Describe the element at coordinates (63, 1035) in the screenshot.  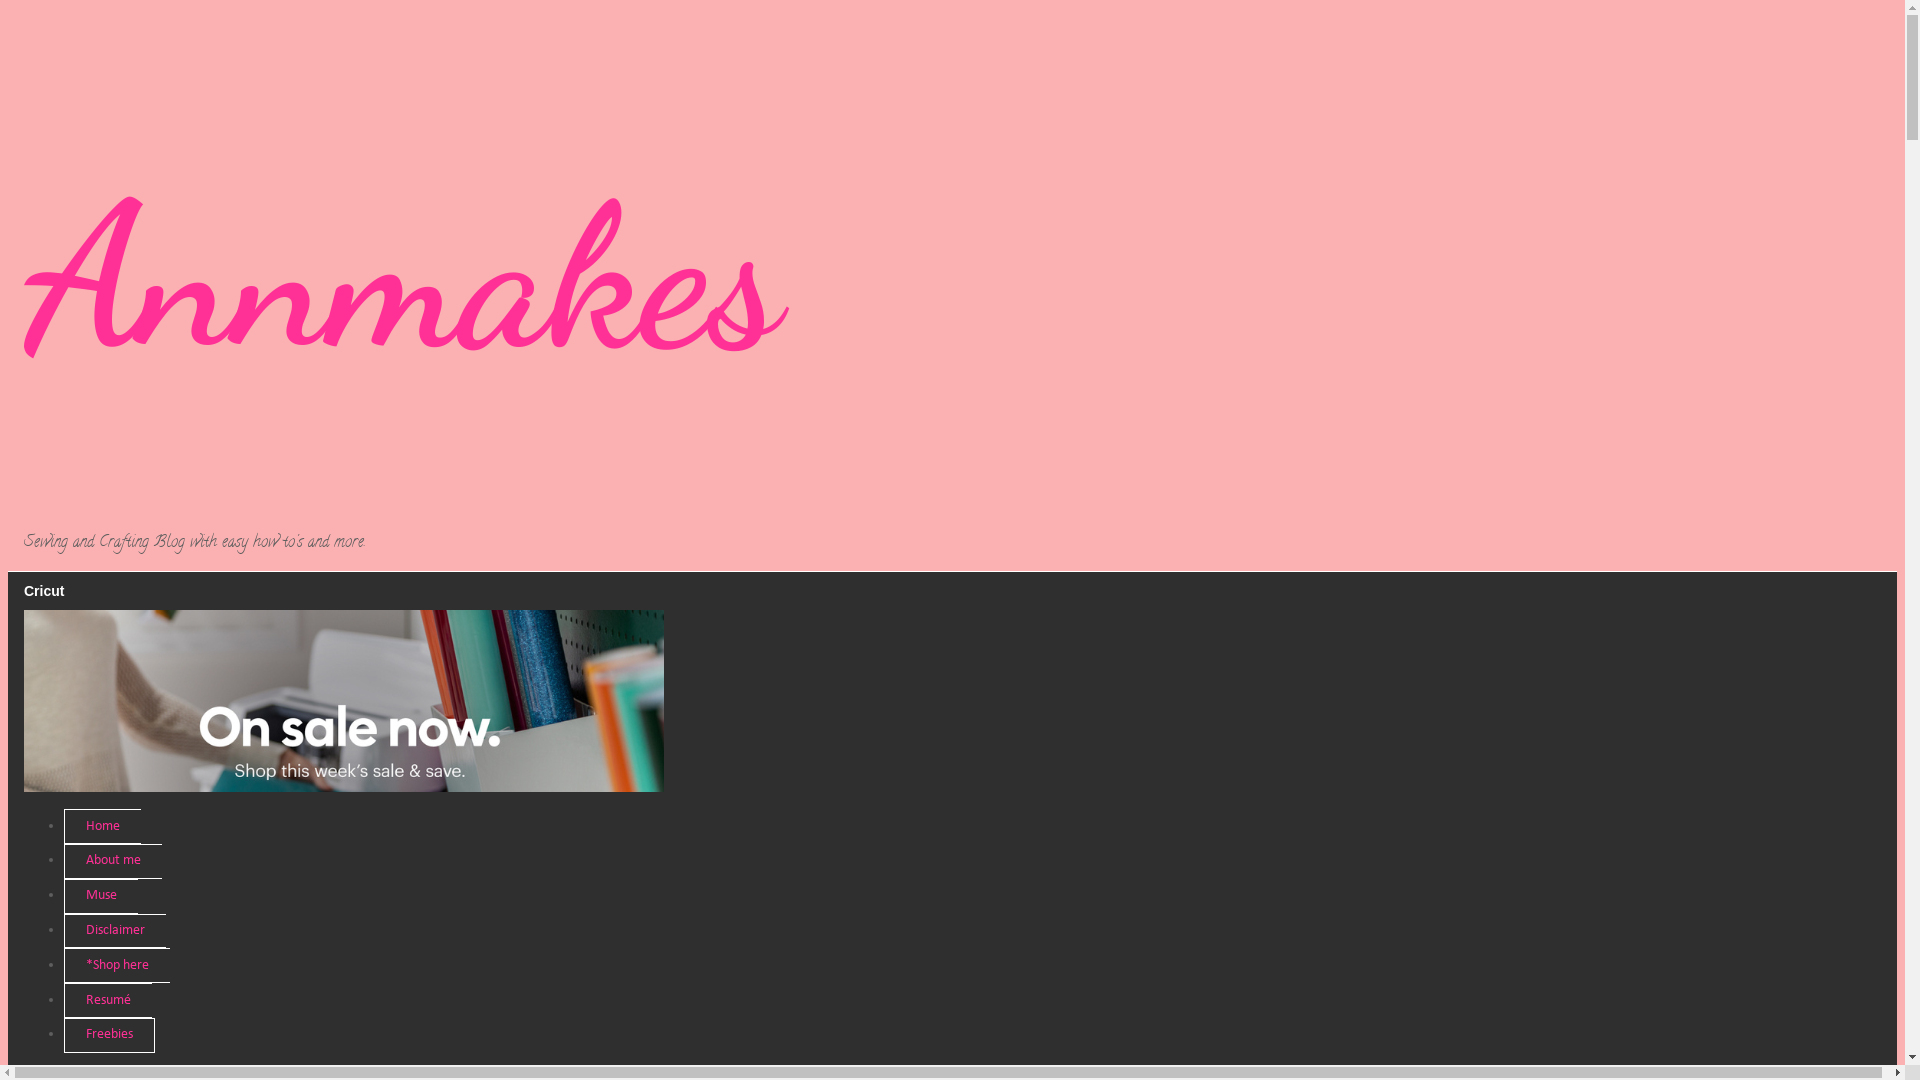
I see `'Freebies'` at that location.